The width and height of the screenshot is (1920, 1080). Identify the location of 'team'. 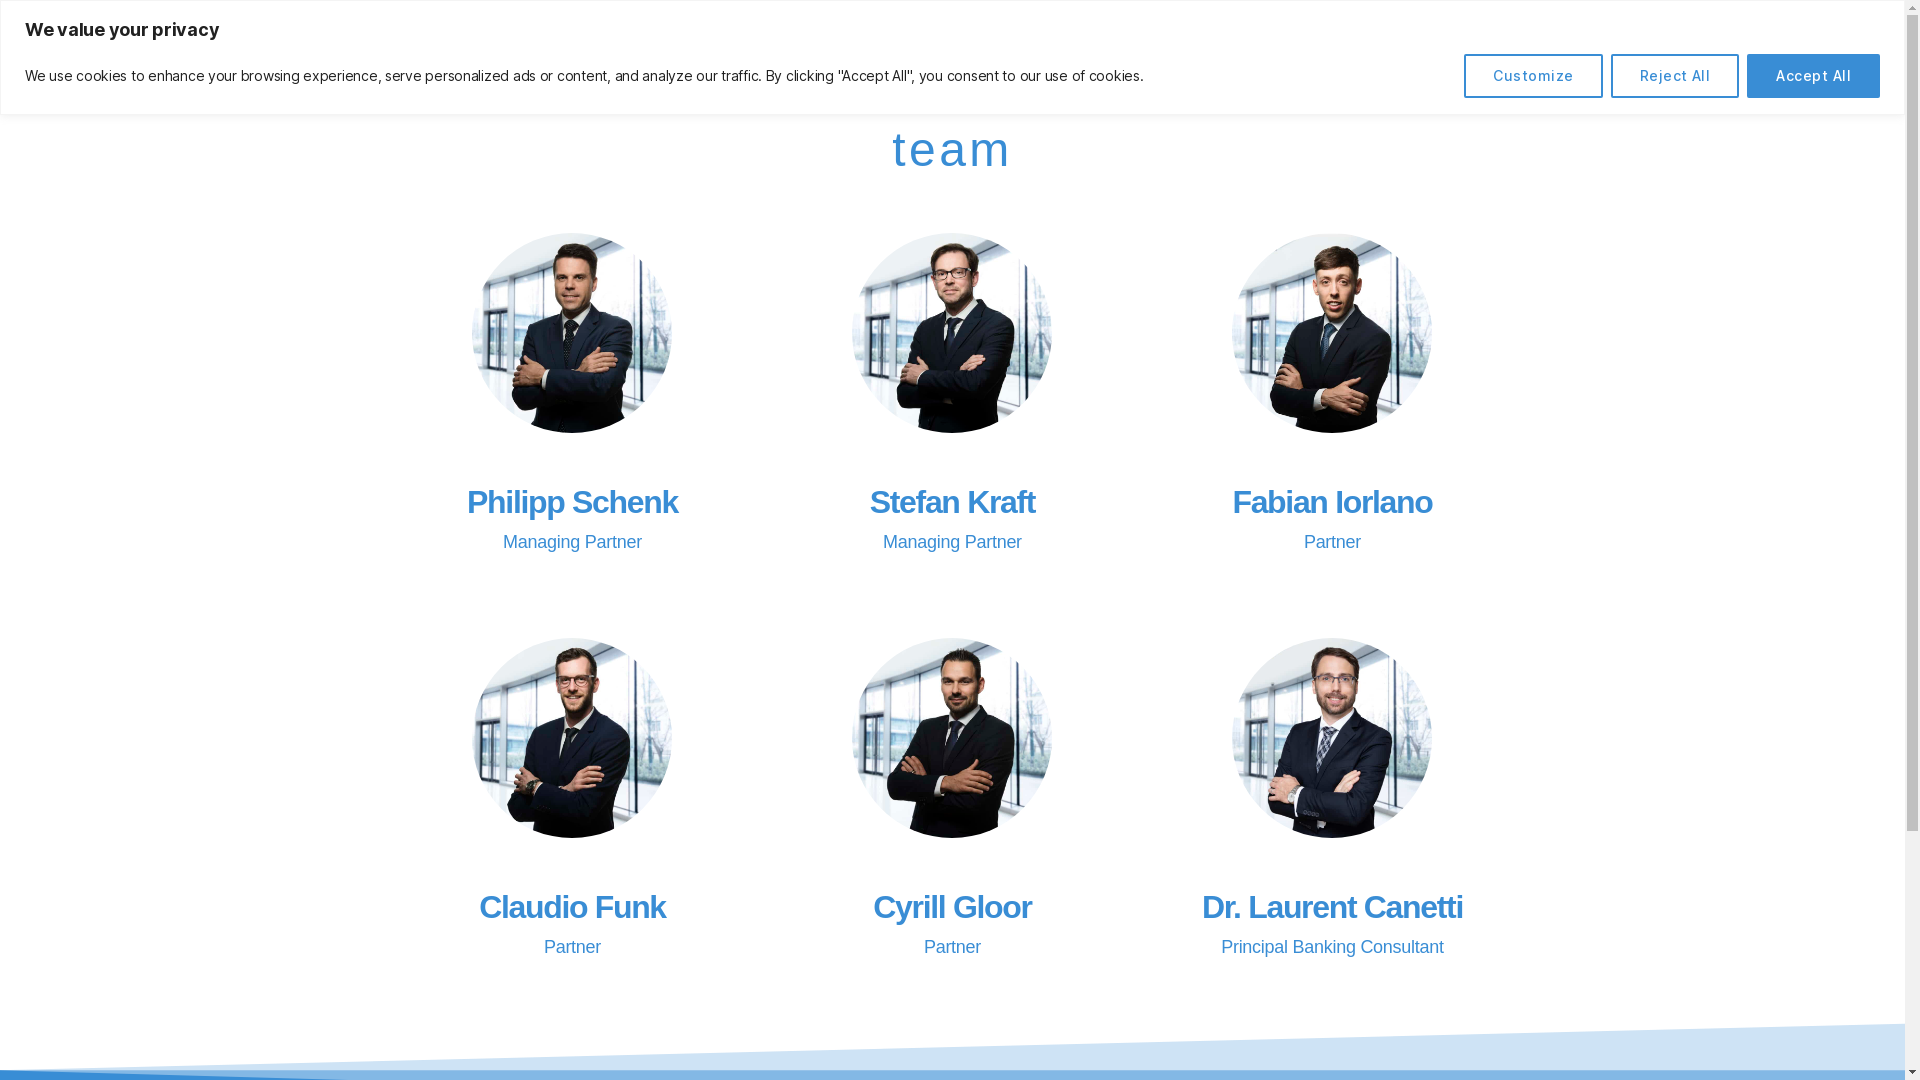
(1614, 47).